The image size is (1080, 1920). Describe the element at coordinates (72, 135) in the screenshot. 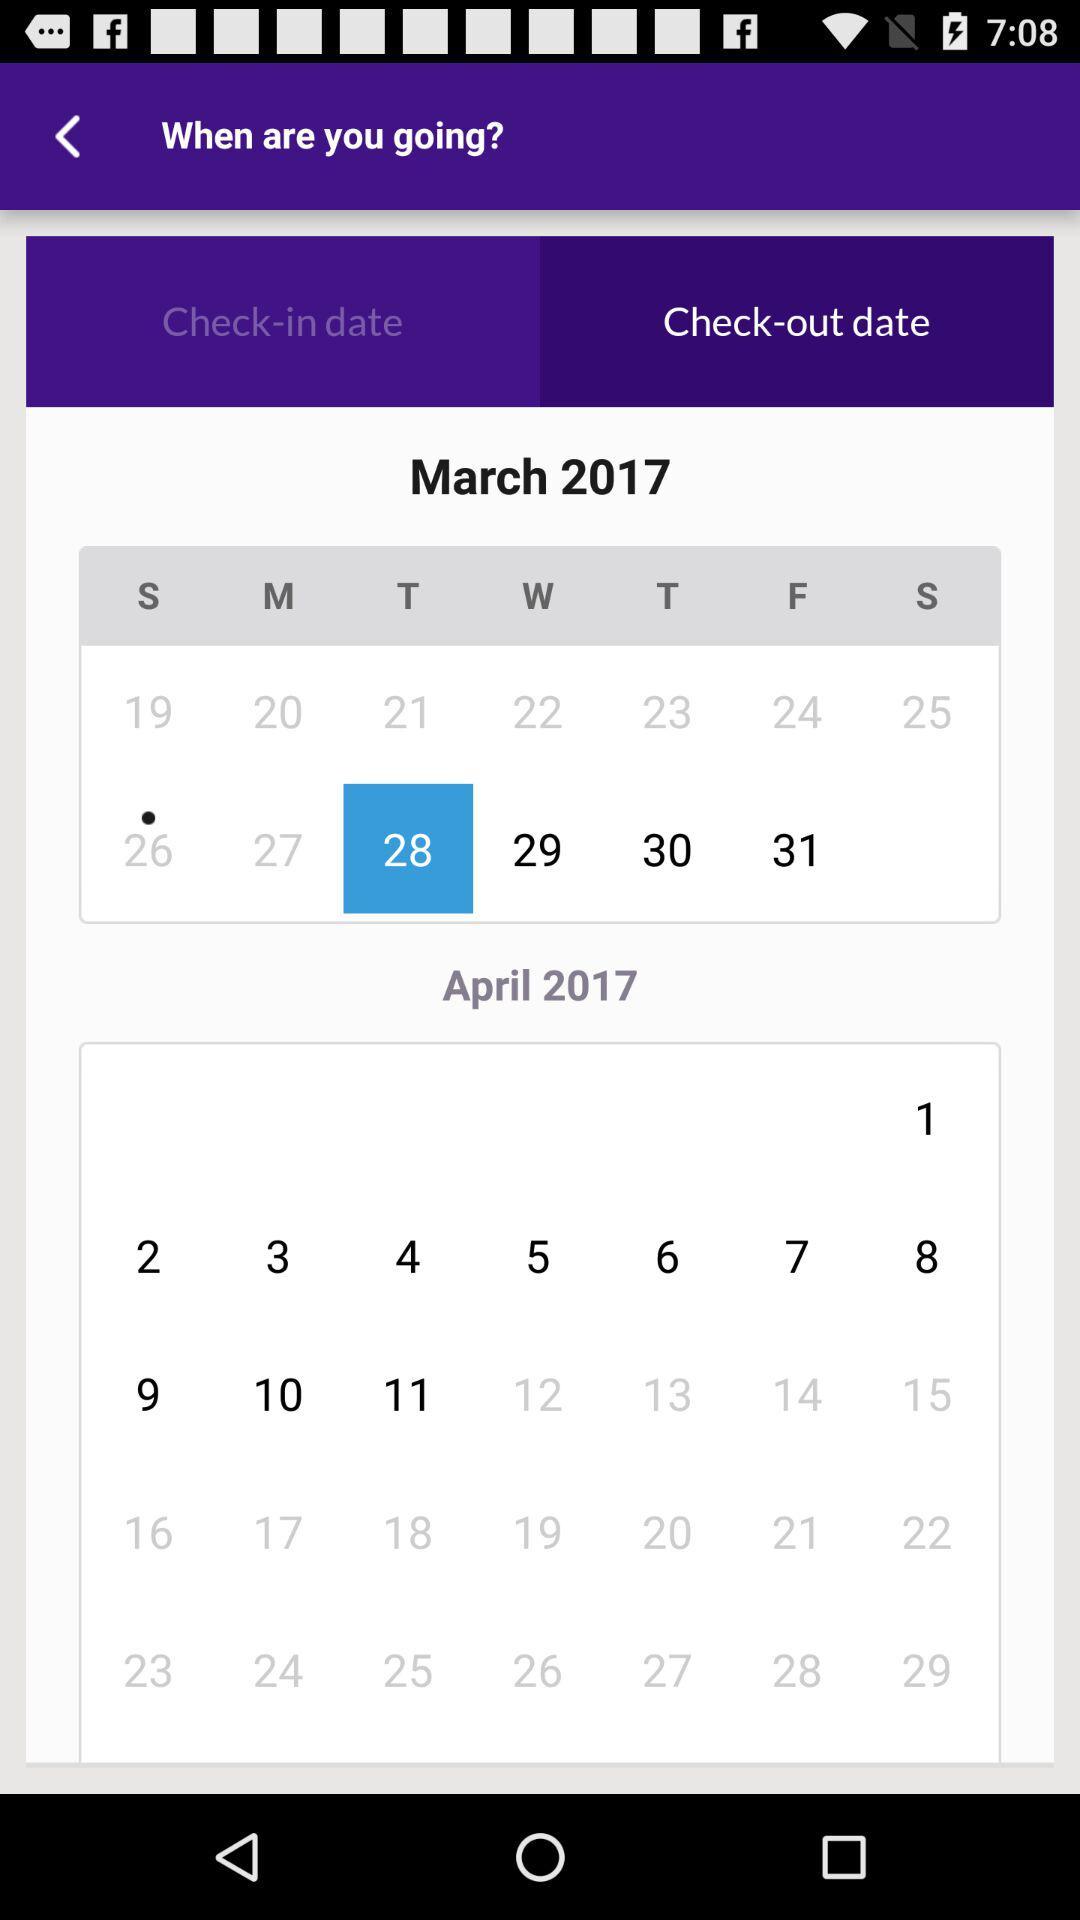

I see `item to the left of when are you item` at that location.